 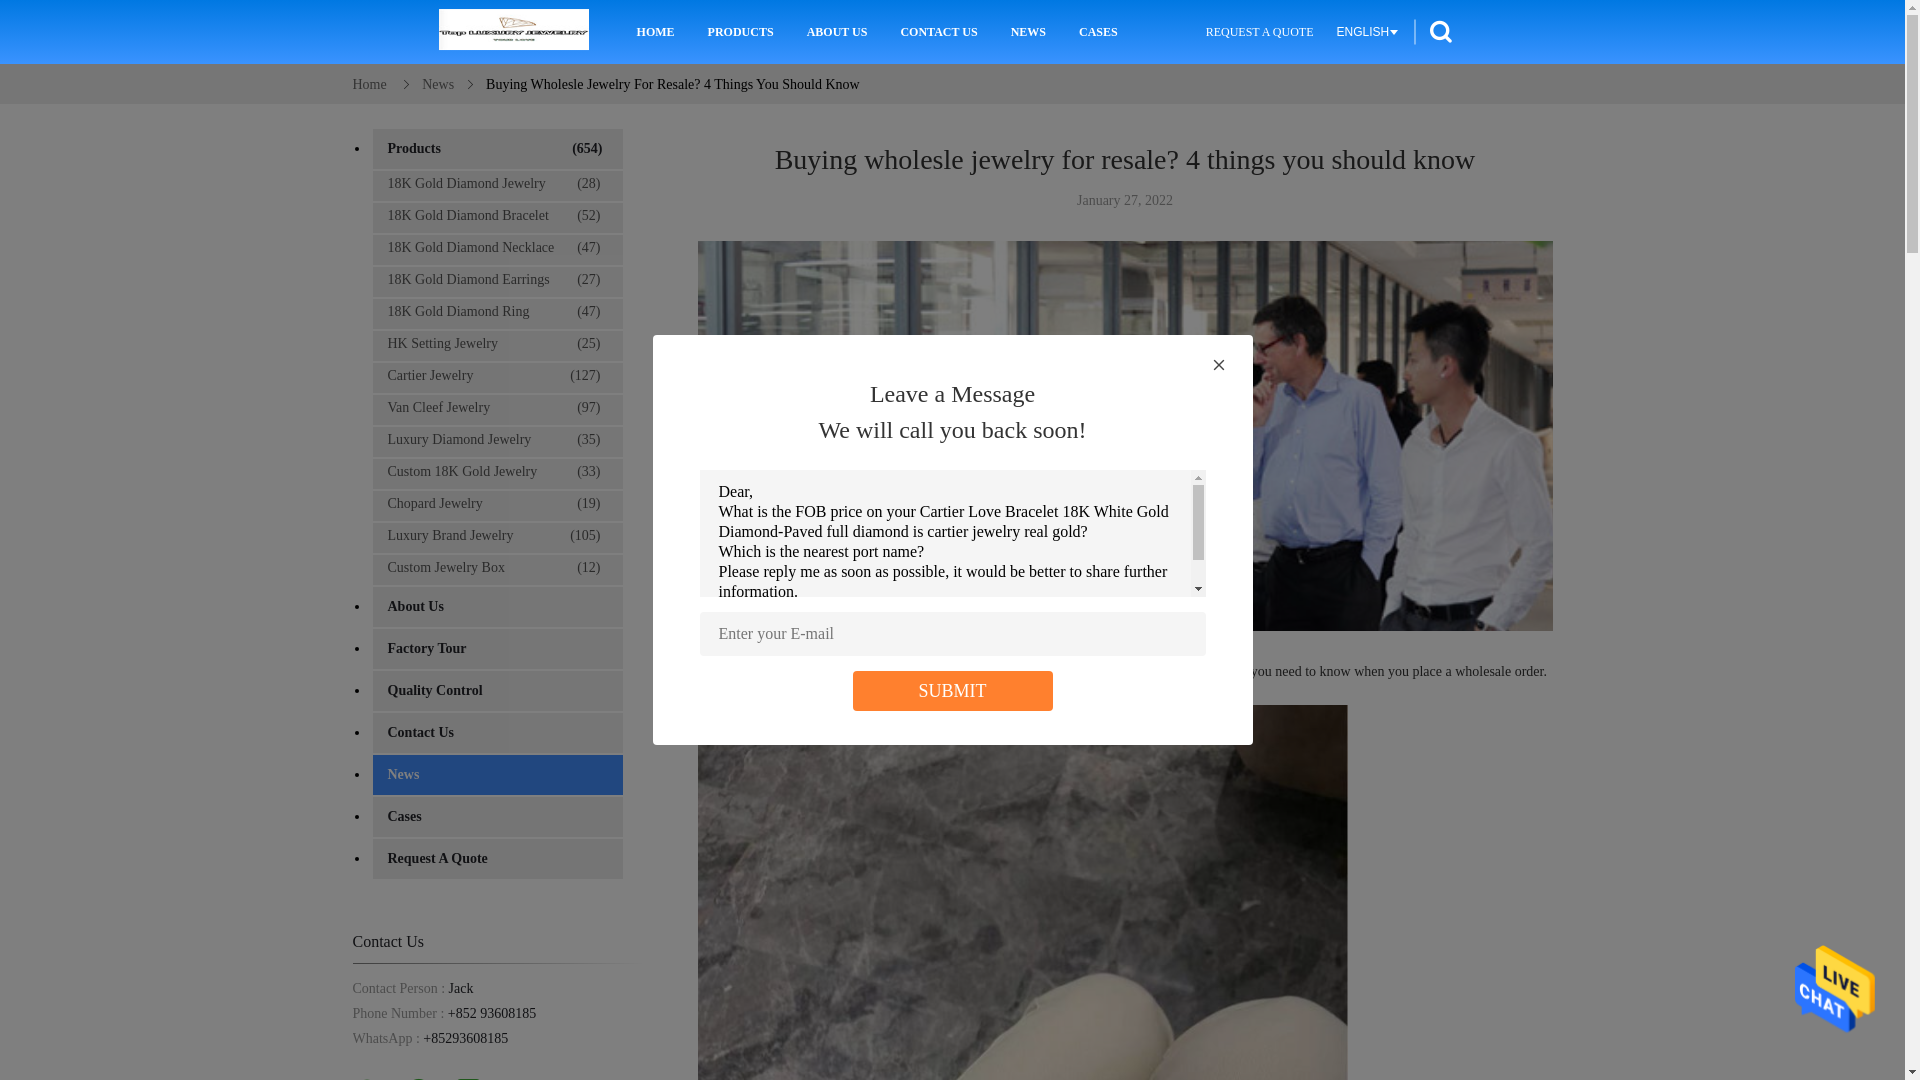 What do you see at coordinates (495, 246) in the screenshot?
I see `'18K Gold Diamond Necklace` at bounding box center [495, 246].